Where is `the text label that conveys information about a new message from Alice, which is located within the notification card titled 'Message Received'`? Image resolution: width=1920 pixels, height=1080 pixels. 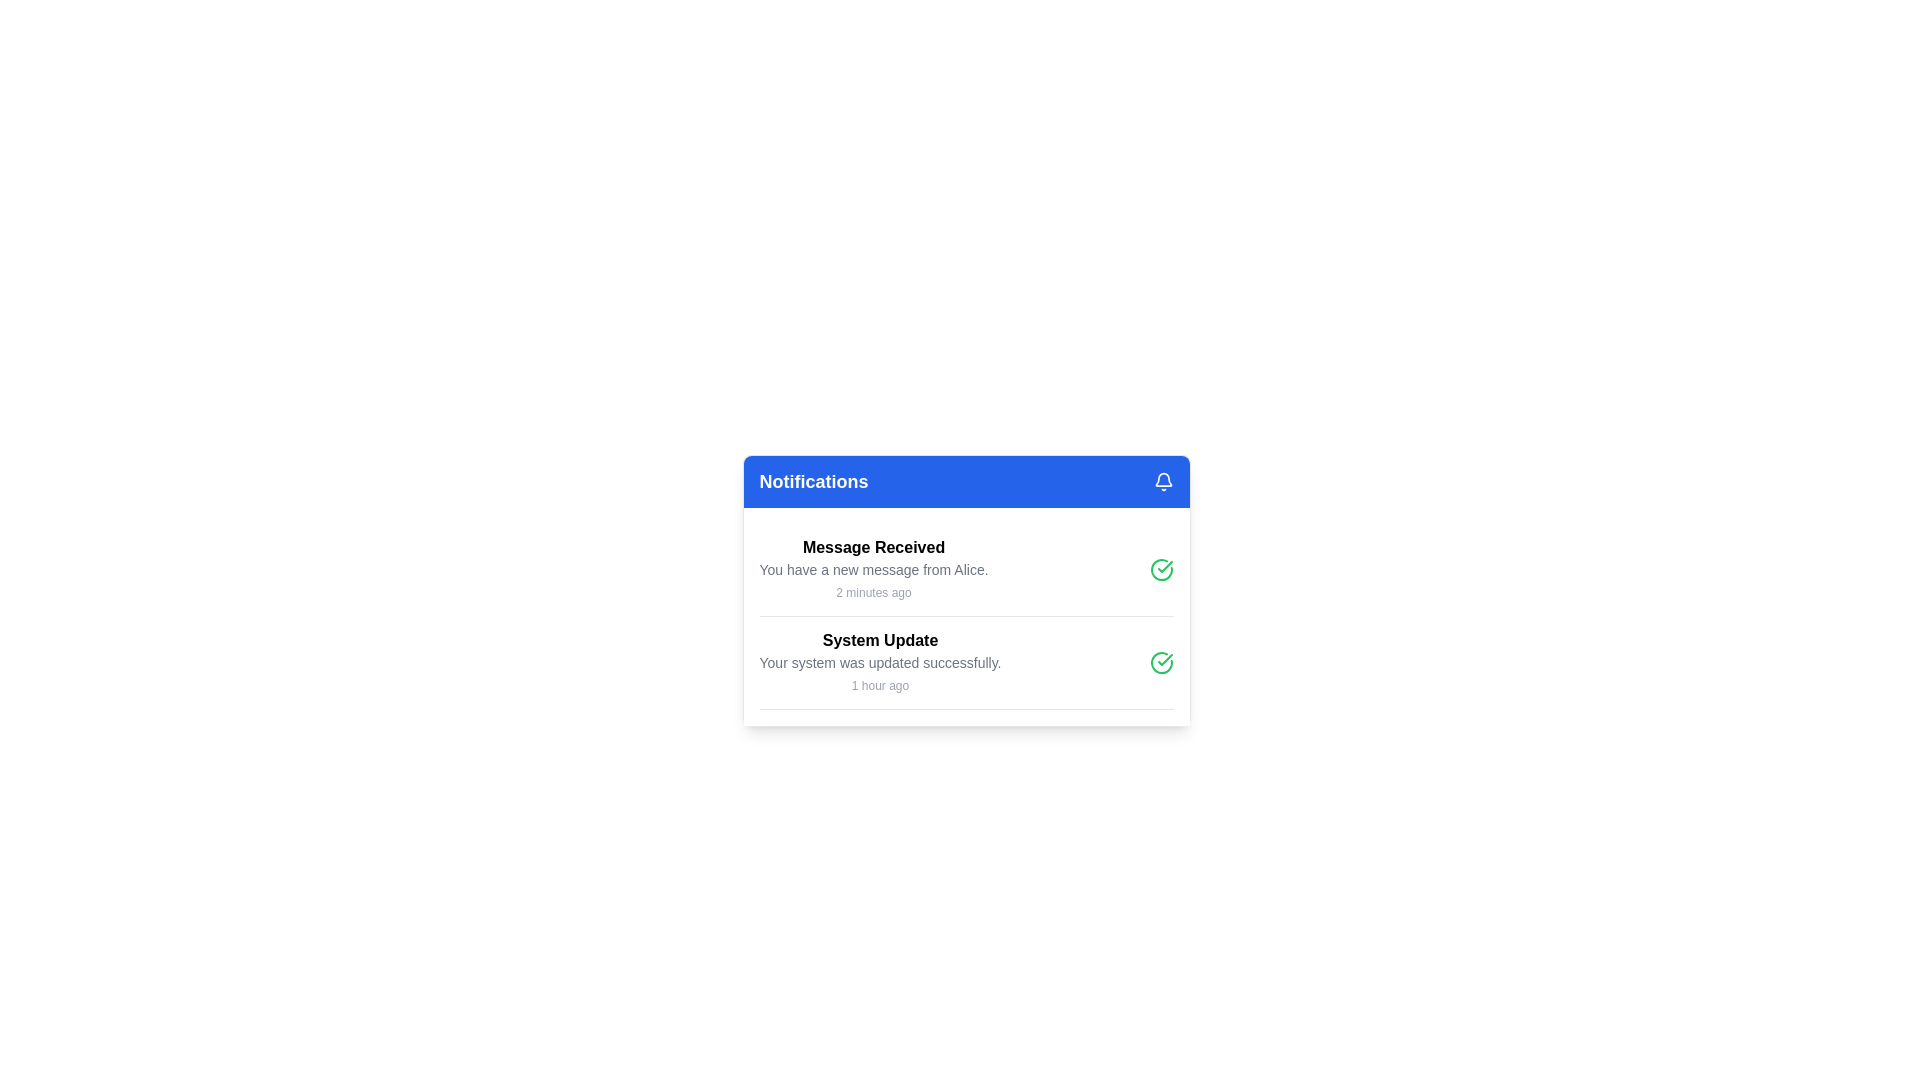
the text label that conveys information about a new message from Alice, which is located within the notification card titled 'Message Received' is located at coordinates (873, 570).